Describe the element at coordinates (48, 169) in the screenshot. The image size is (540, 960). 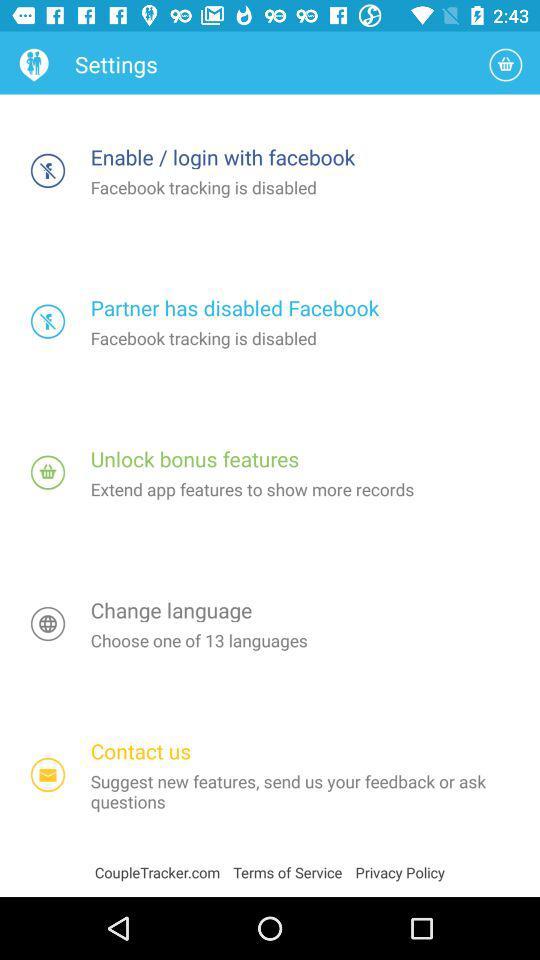
I see `facebook tracking is disabled` at that location.